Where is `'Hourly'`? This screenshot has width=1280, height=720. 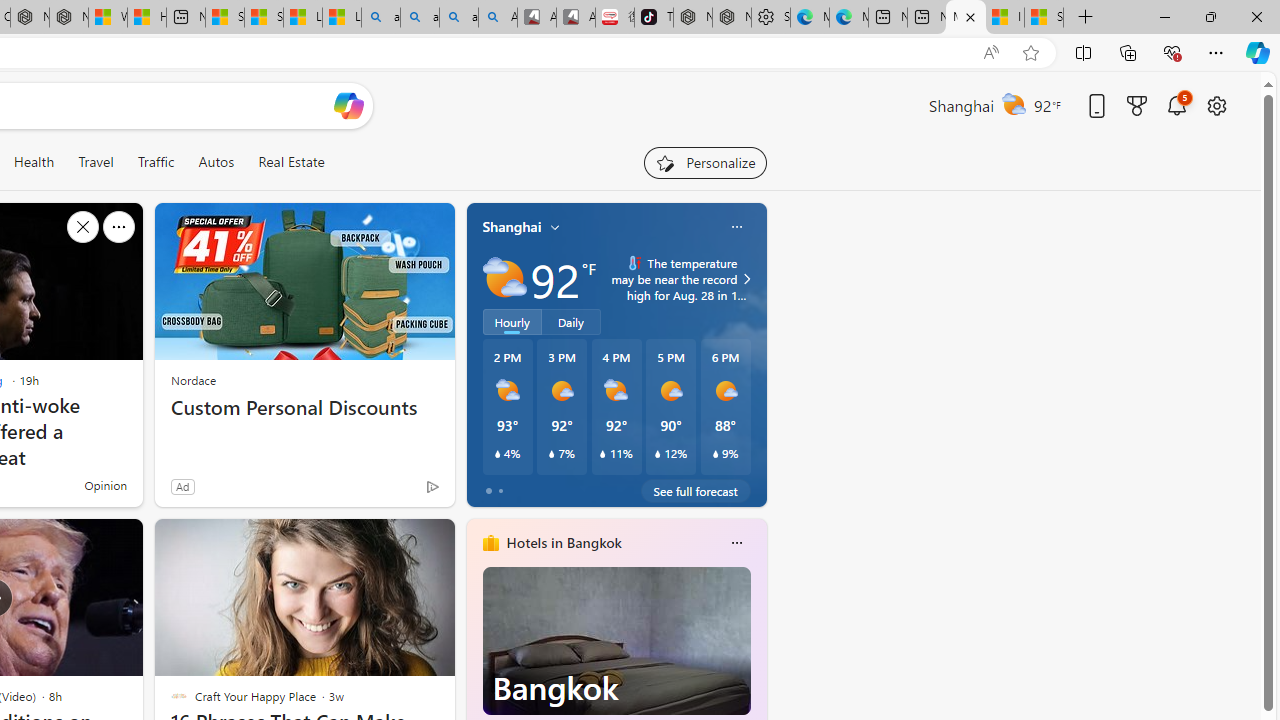 'Hourly' is located at coordinates (512, 320).